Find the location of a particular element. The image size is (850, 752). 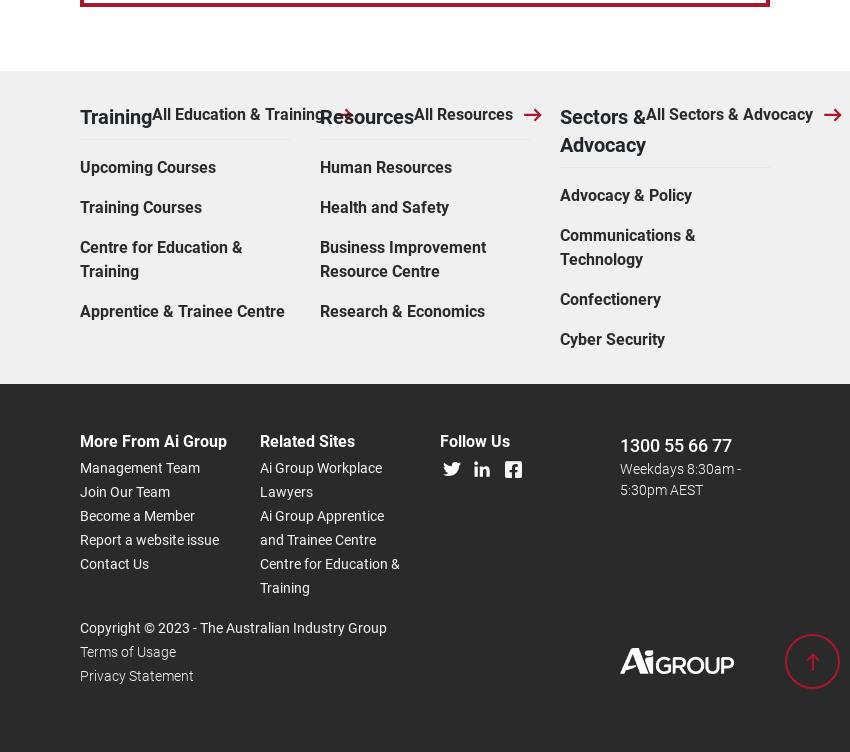

'Related Sites' is located at coordinates (307, 217).